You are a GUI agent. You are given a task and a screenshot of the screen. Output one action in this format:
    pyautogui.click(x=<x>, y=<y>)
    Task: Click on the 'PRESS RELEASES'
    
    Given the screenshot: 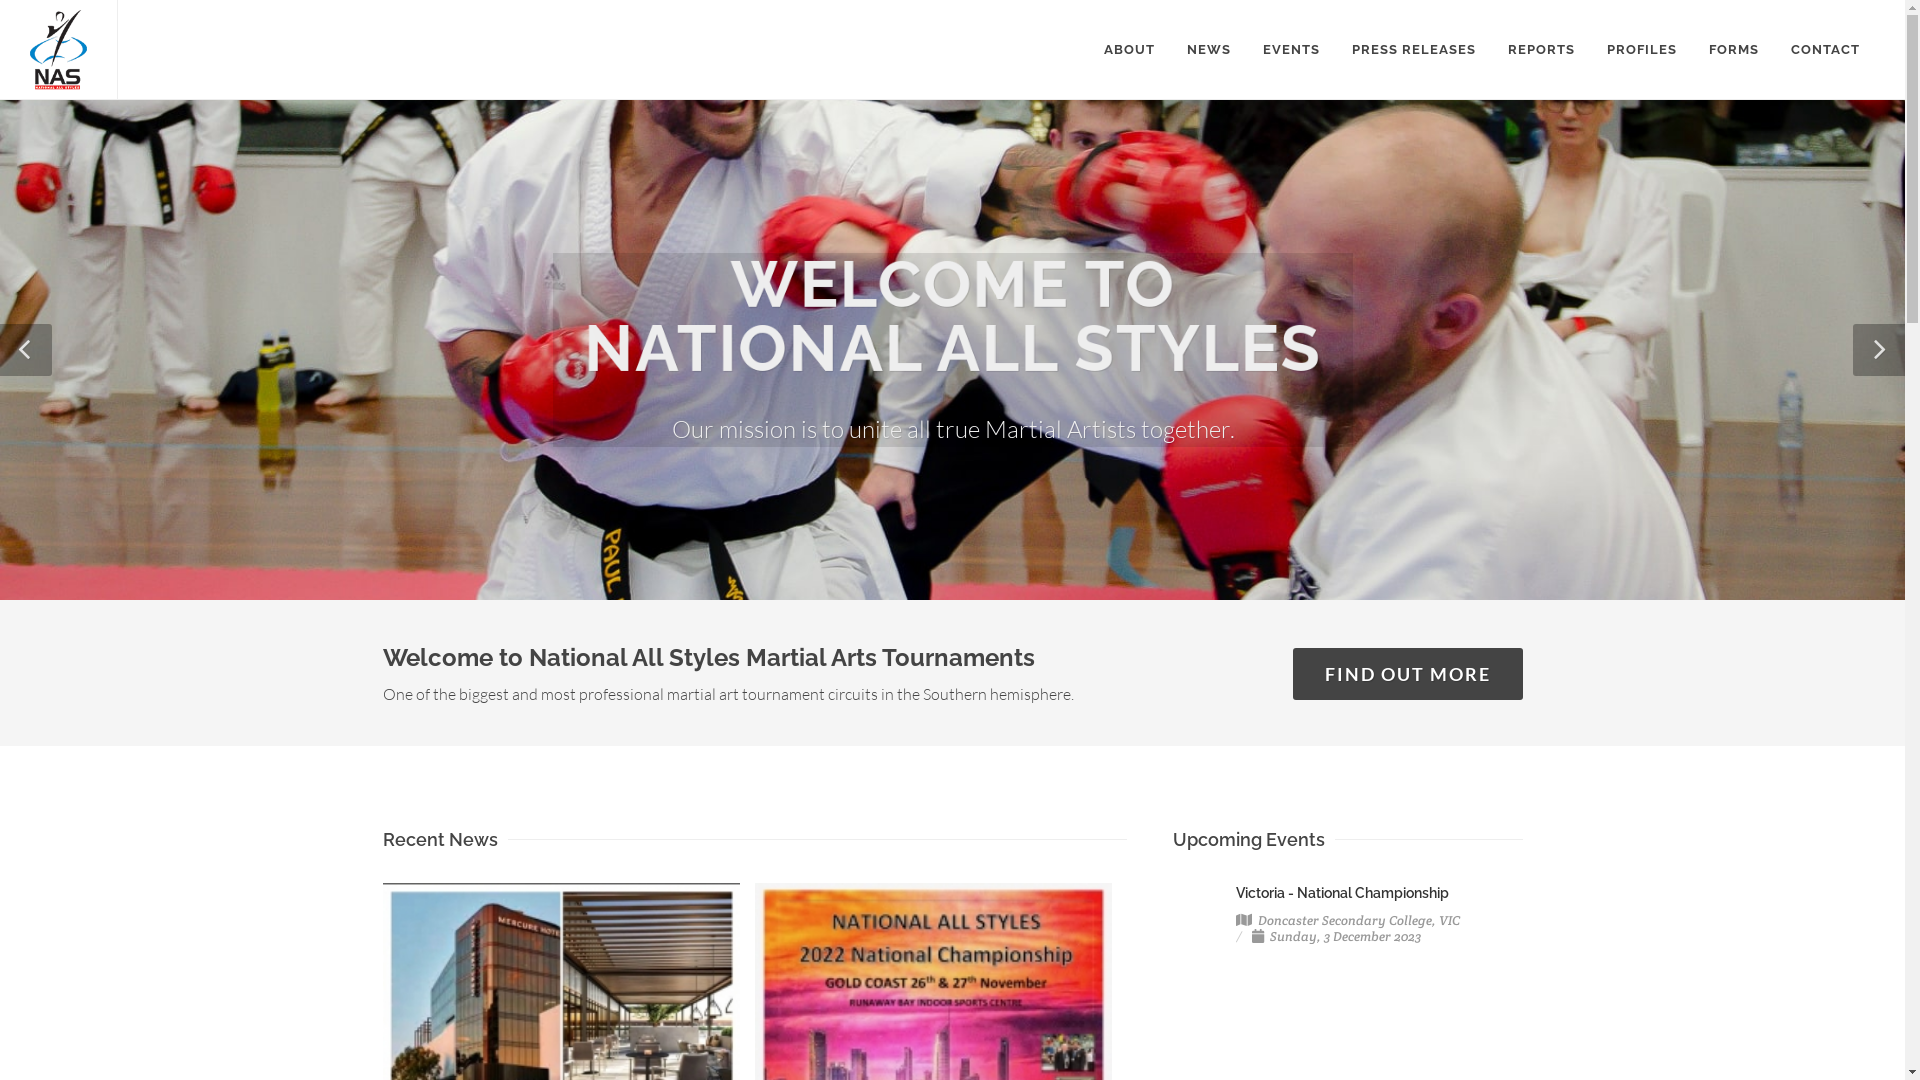 What is the action you would take?
    pyautogui.click(x=1337, y=49)
    